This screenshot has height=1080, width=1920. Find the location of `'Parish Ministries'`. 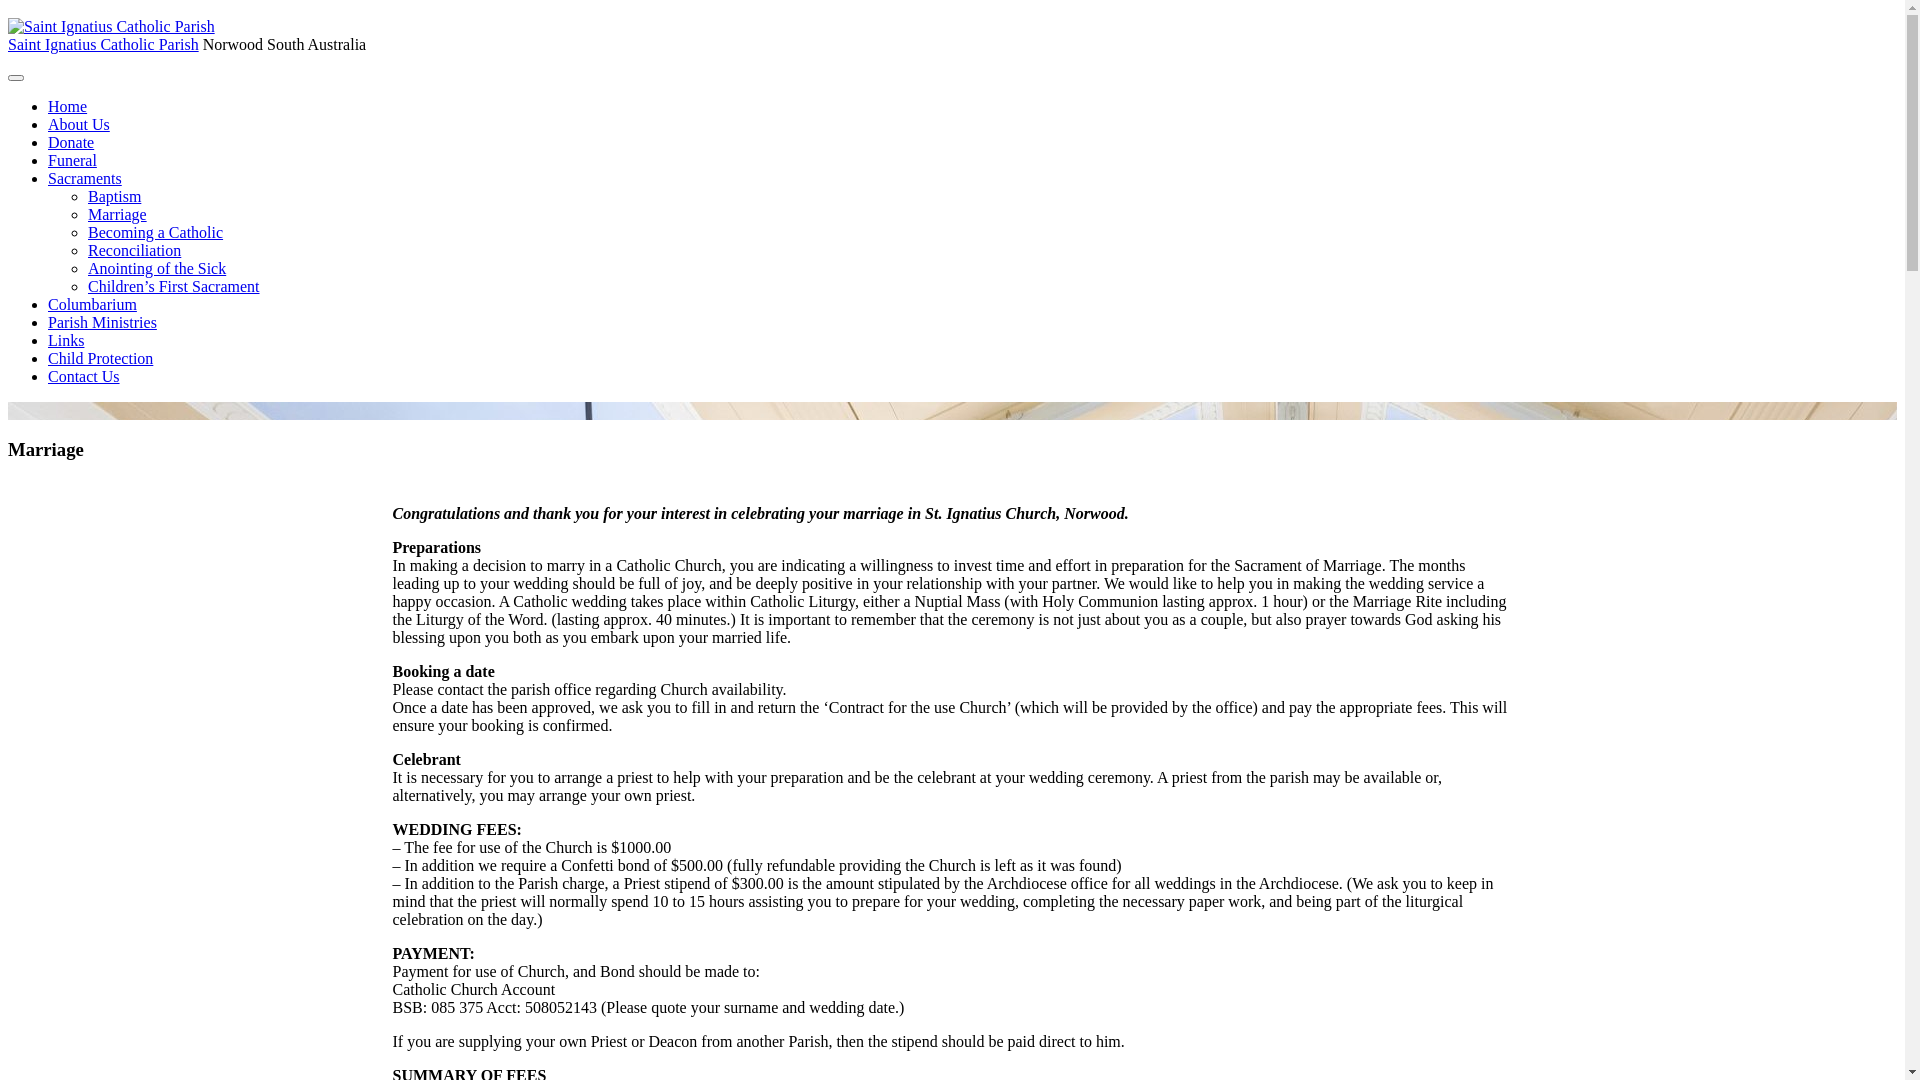

'Parish Ministries' is located at coordinates (101, 321).